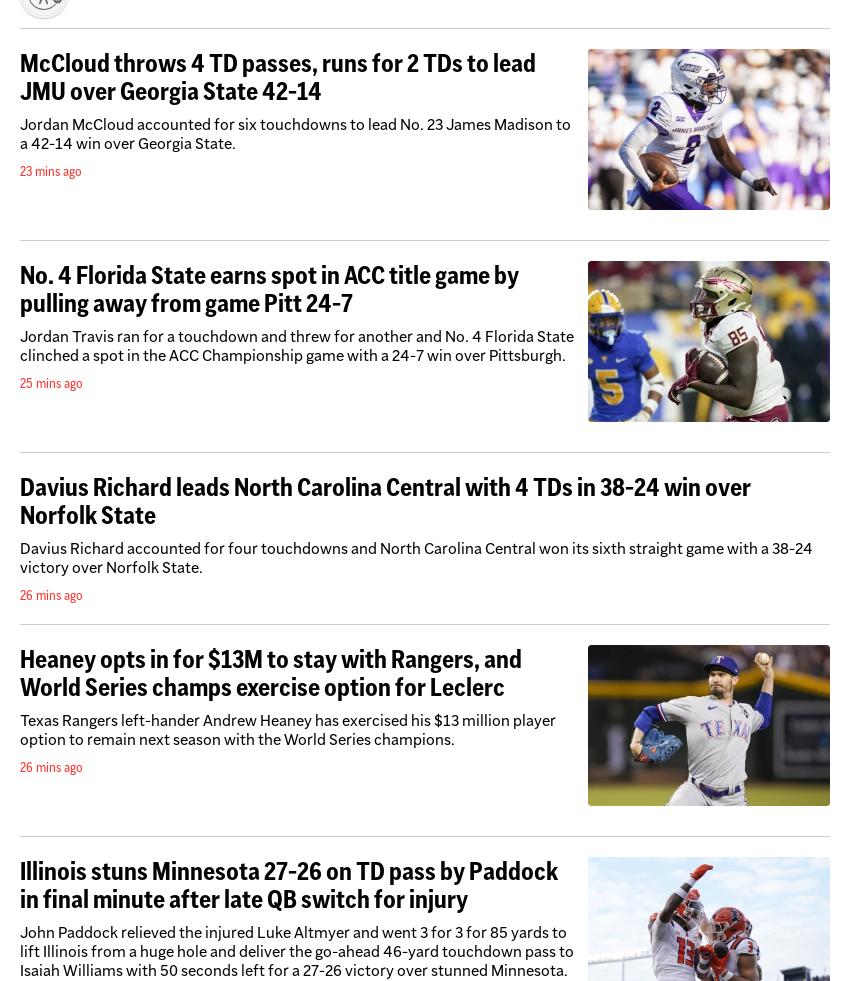  What do you see at coordinates (288, 884) in the screenshot?
I see `'Illinois stuns Minnesota 27-26 on TD pass by Paddock in final minute after late QB switch for injury'` at bounding box center [288, 884].